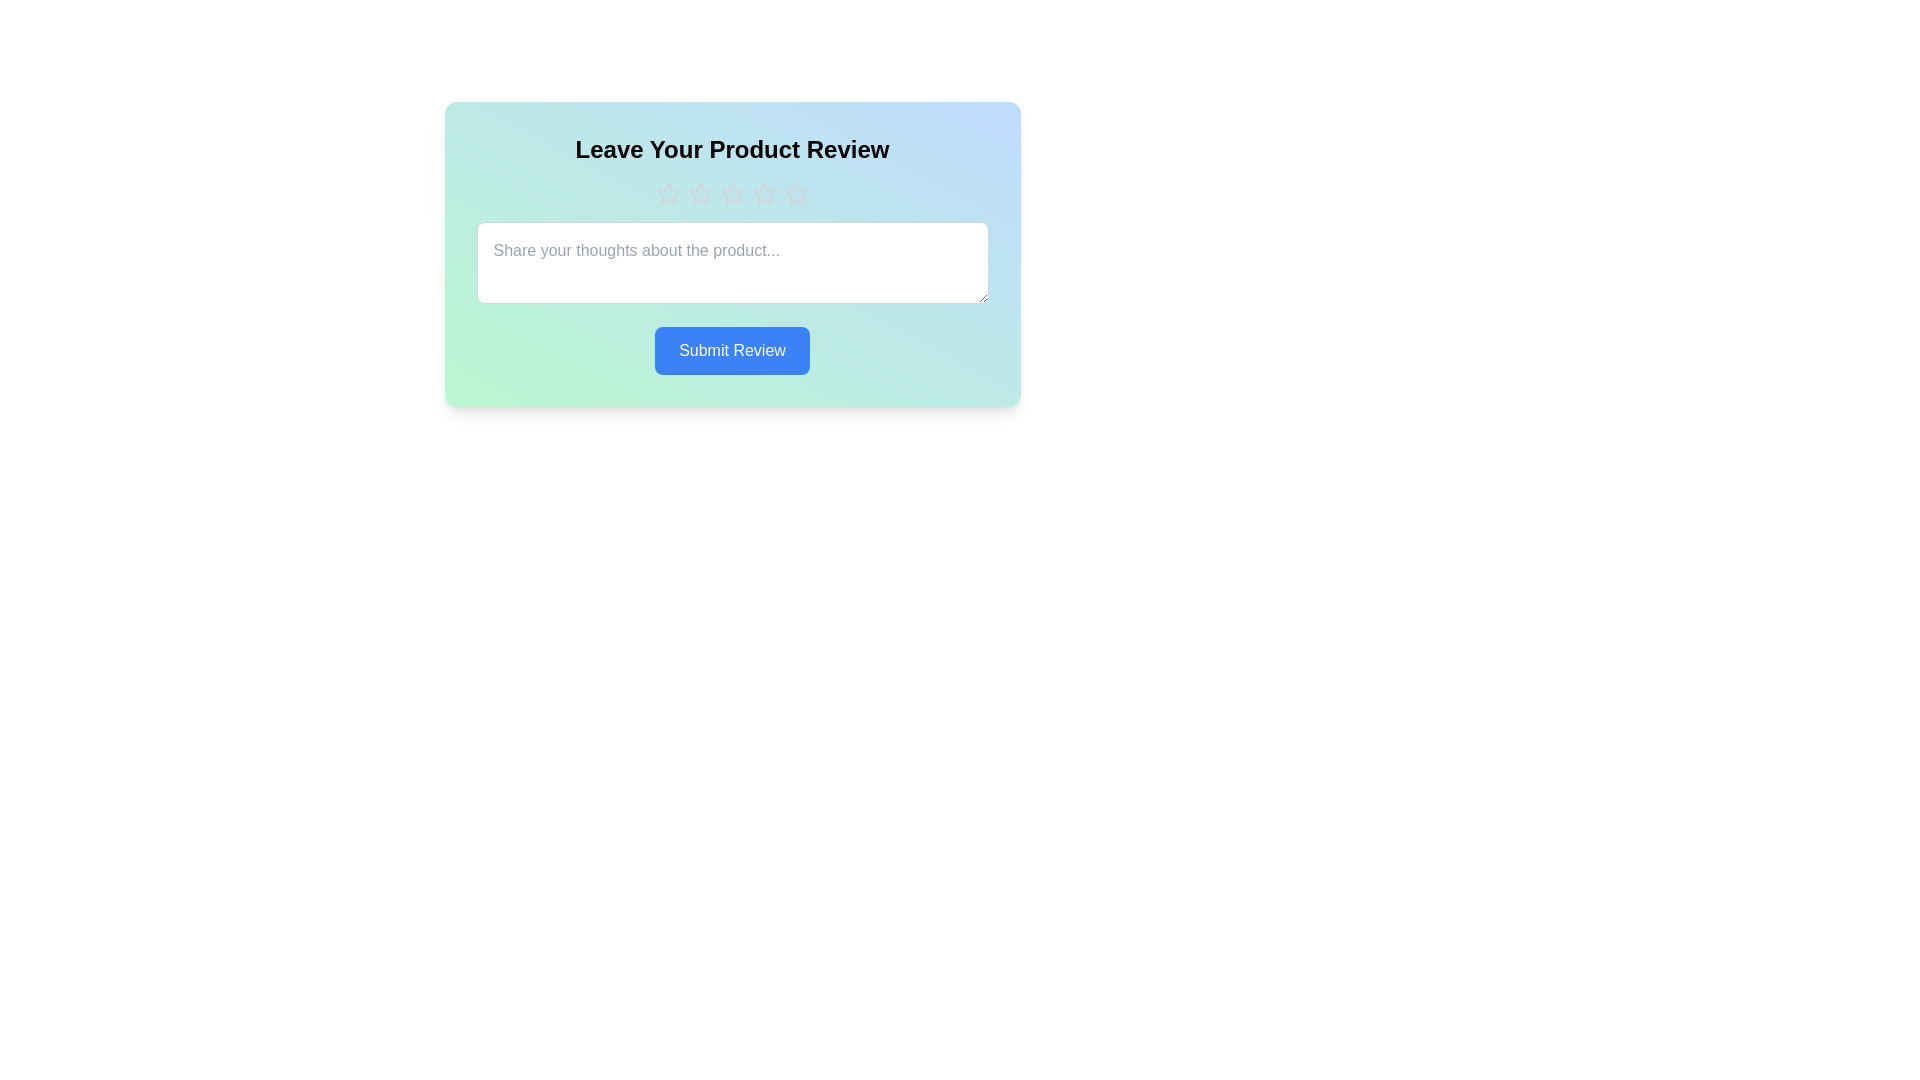 Image resolution: width=1920 pixels, height=1080 pixels. What do you see at coordinates (730, 350) in the screenshot?
I see `'Submit Review' button to submit the review` at bounding box center [730, 350].